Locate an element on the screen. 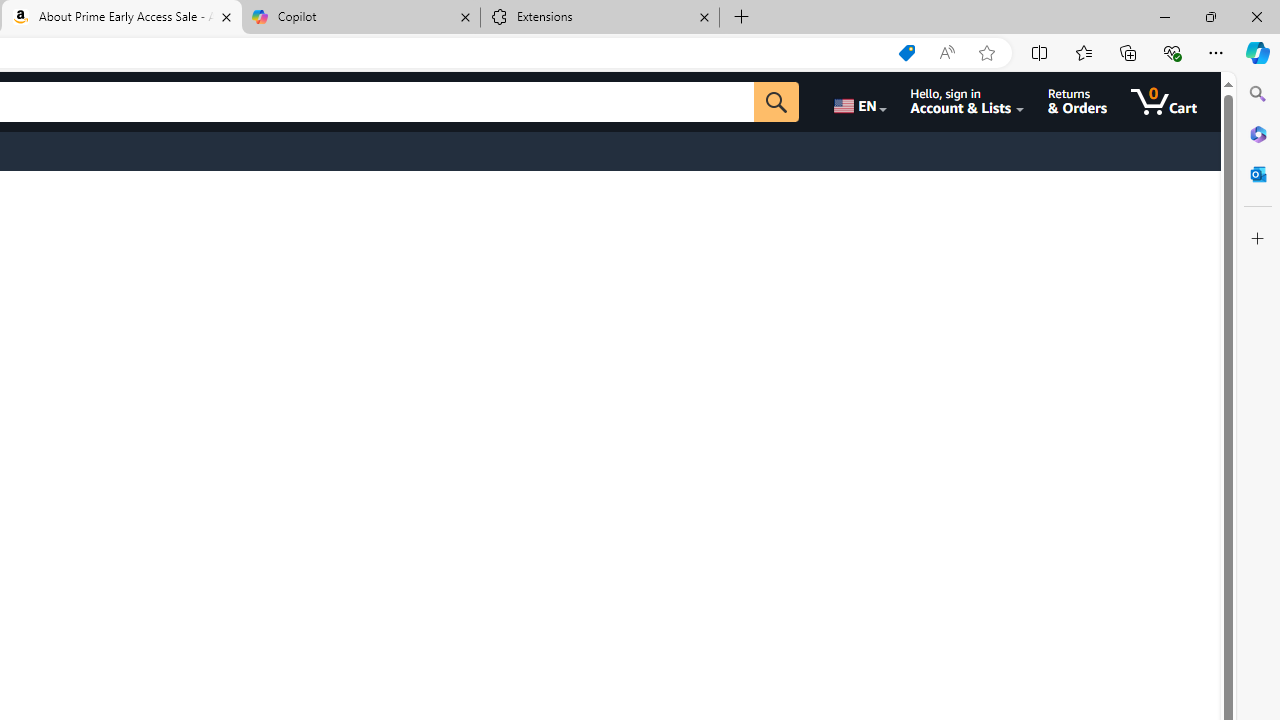 The width and height of the screenshot is (1280, 720). '0 items in cart' is located at coordinates (1164, 101).